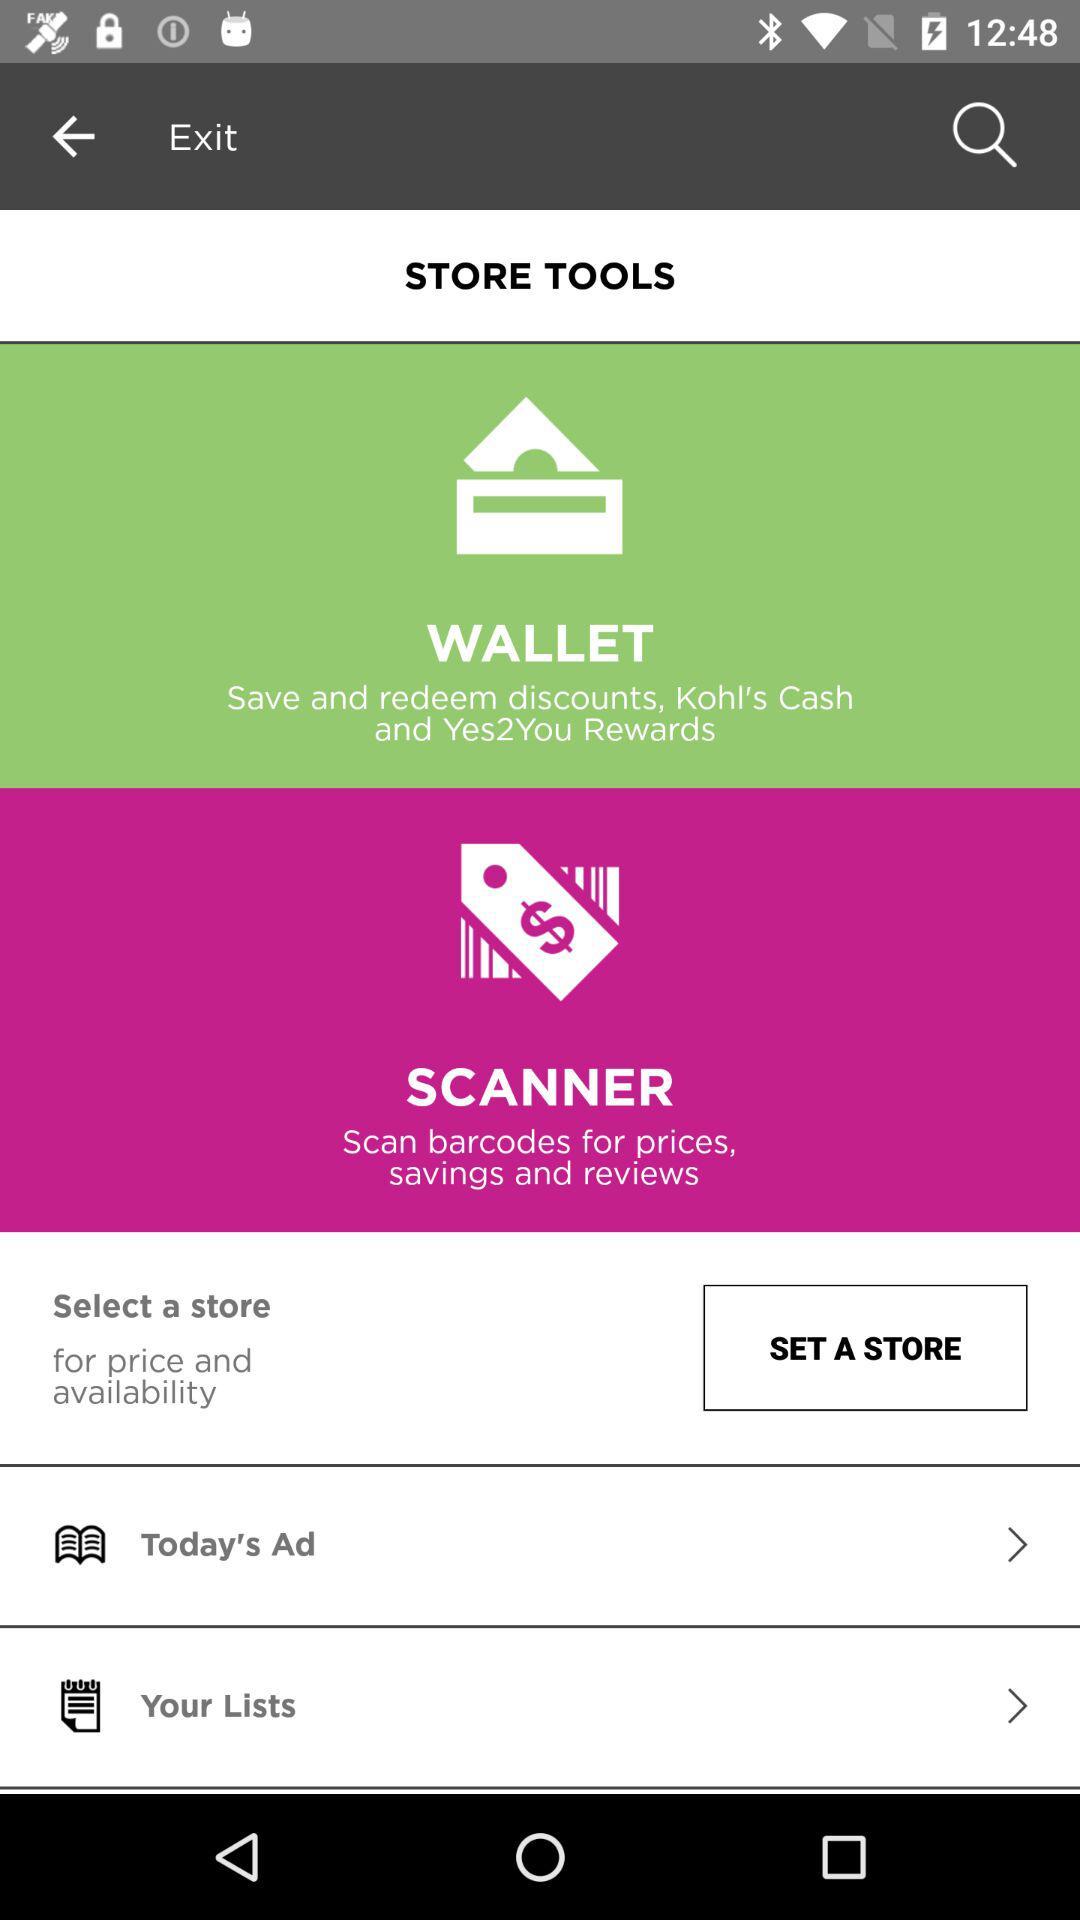 The width and height of the screenshot is (1080, 1920). Describe the element at coordinates (203, 135) in the screenshot. I see `icon to the left of store tools icon` at that location.